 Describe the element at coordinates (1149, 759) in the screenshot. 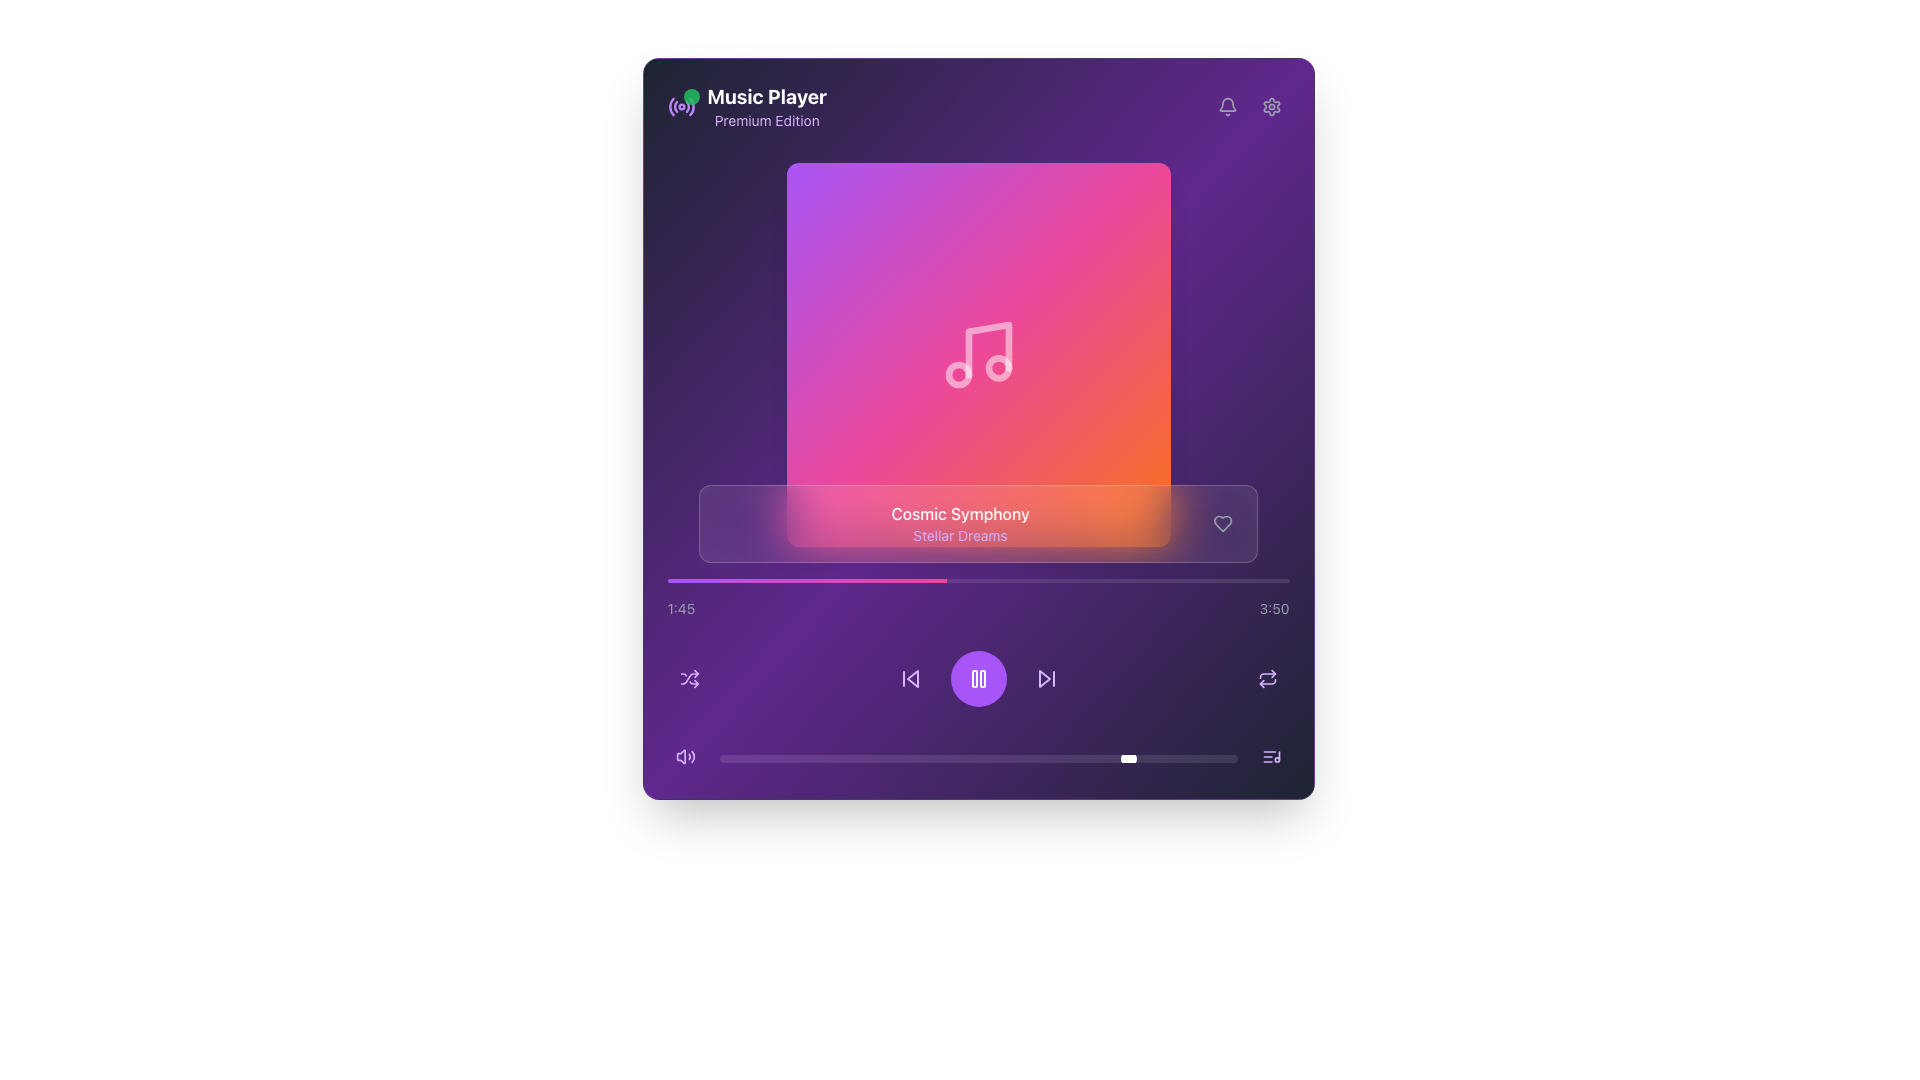

I see `the slider value` at that location.